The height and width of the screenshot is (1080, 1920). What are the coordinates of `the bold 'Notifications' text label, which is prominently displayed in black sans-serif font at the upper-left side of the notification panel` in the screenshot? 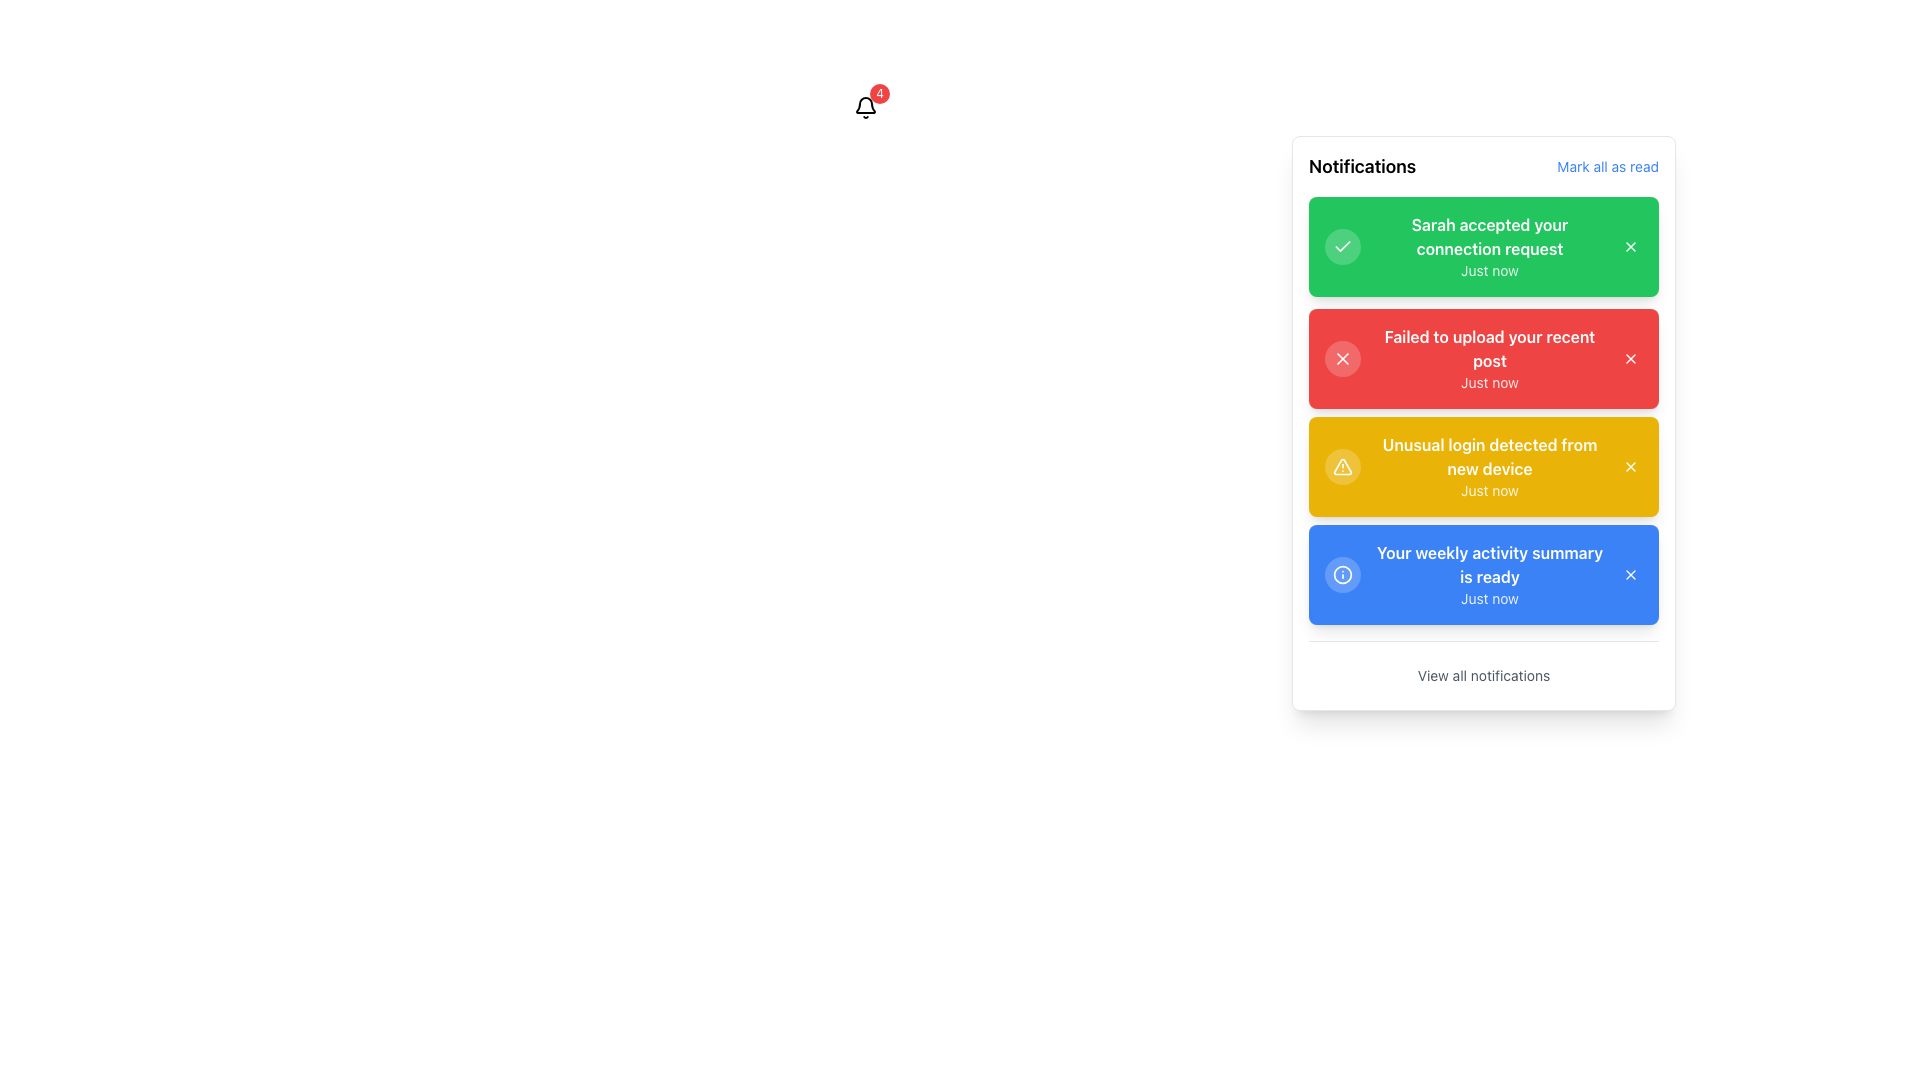 It's located at (1361, 165).